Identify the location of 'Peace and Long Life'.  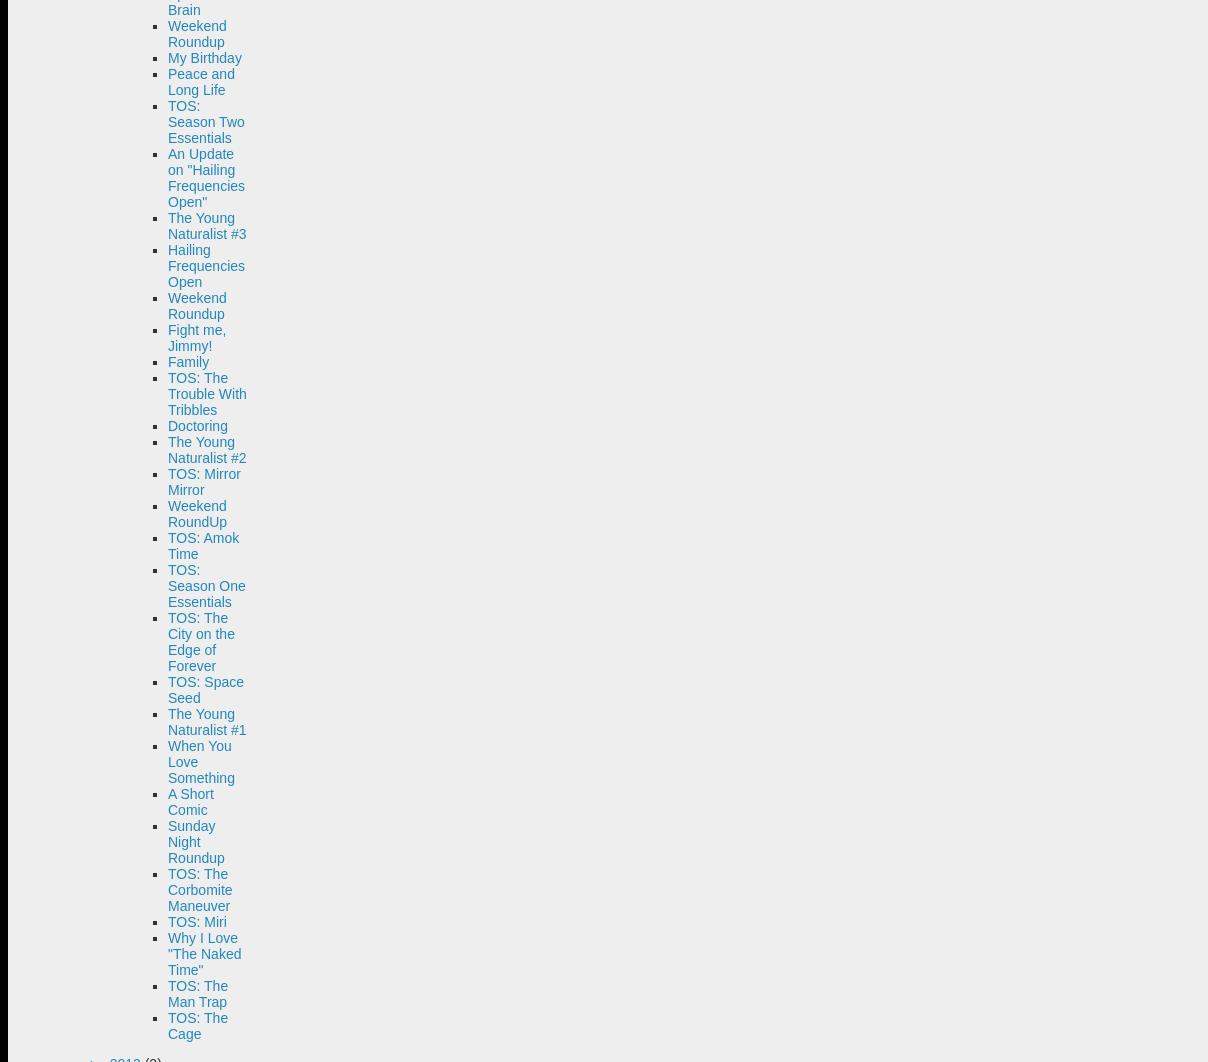
(201, 81).